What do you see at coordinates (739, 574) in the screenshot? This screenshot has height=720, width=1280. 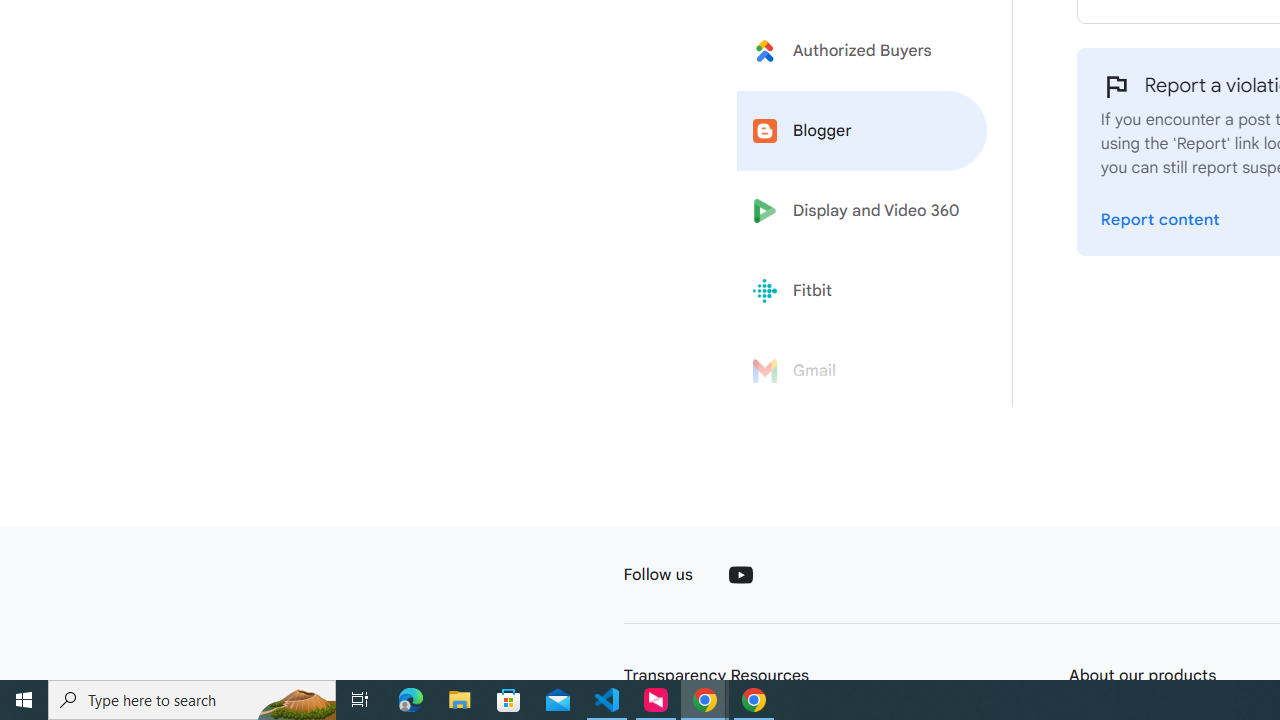 I see `'YouTube'` at bounding box center [739, 574].